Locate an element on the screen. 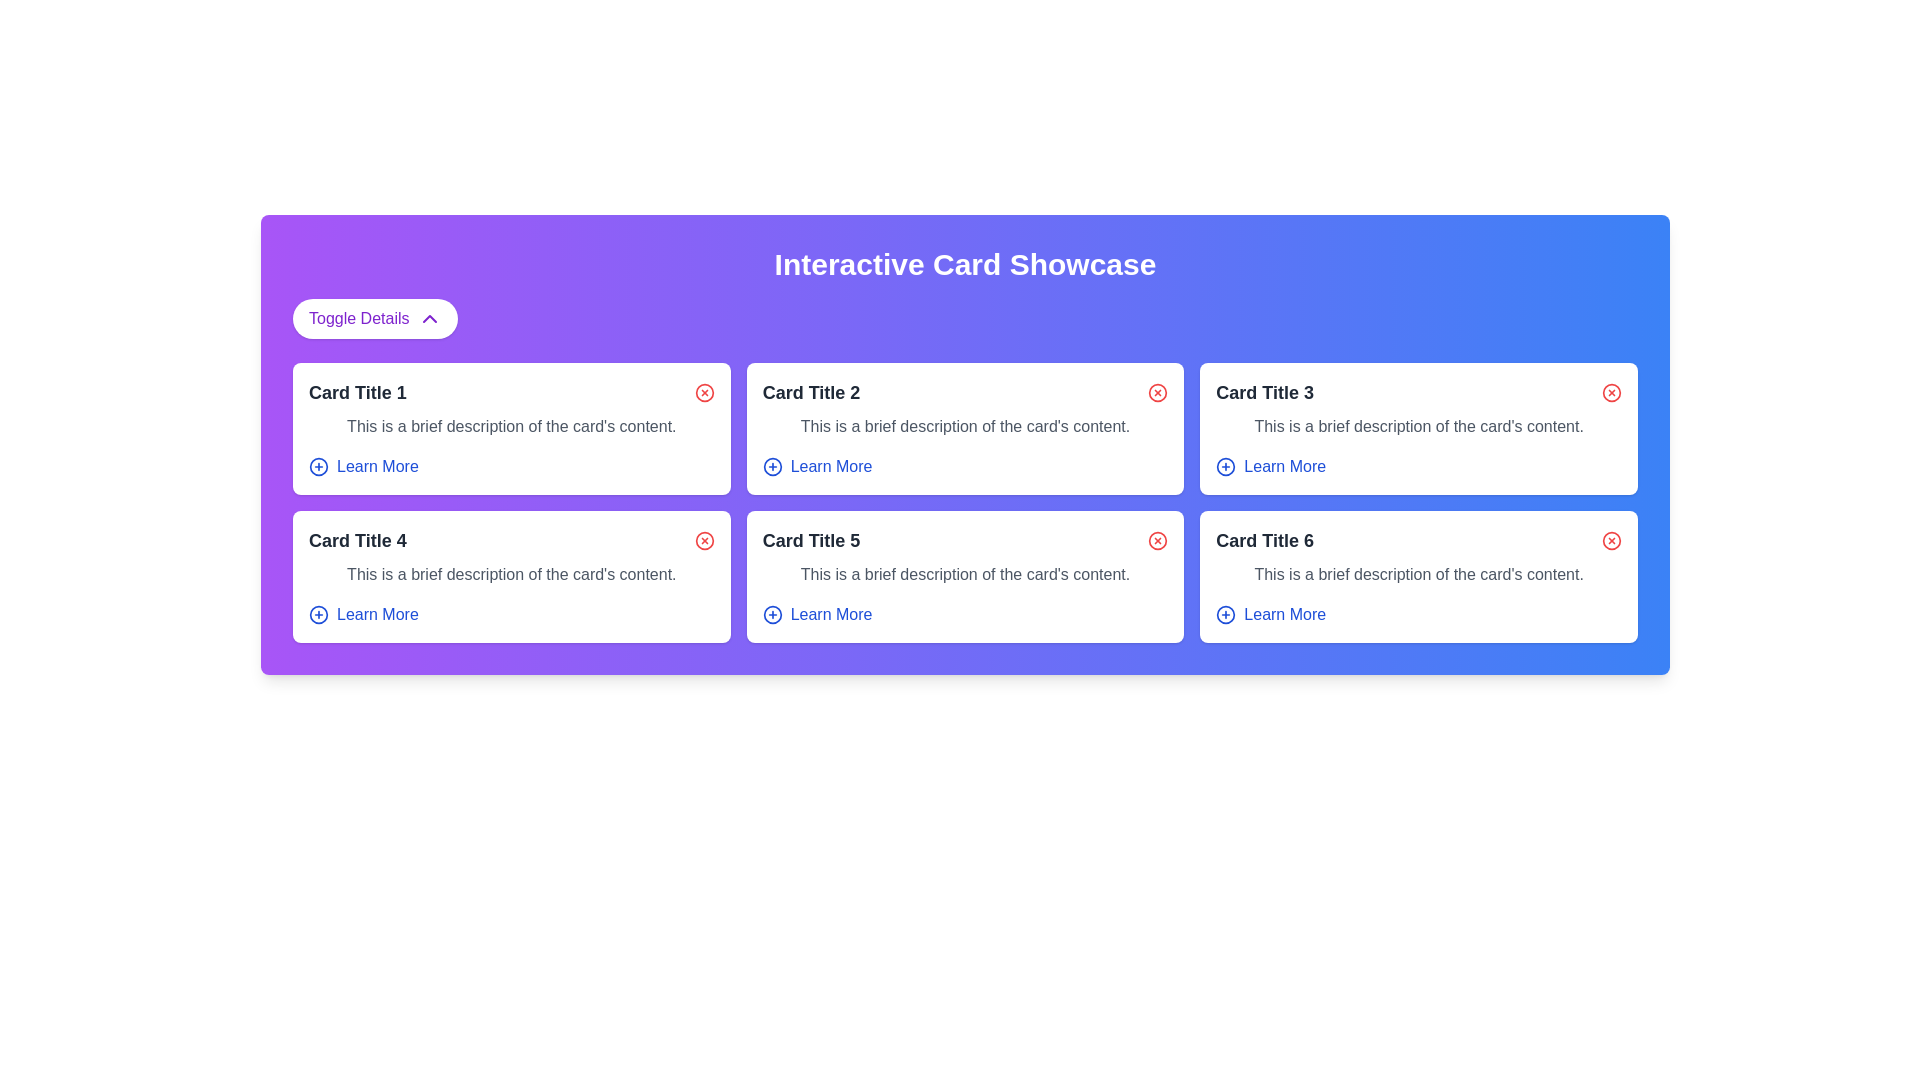 The image size is (1920, 1080). the supplementary descriptive text located beneath 'Card Title 3' and above the 'Learn More' link in the card labeled 'Card Title 3' is located at coordinates (1418, 426).